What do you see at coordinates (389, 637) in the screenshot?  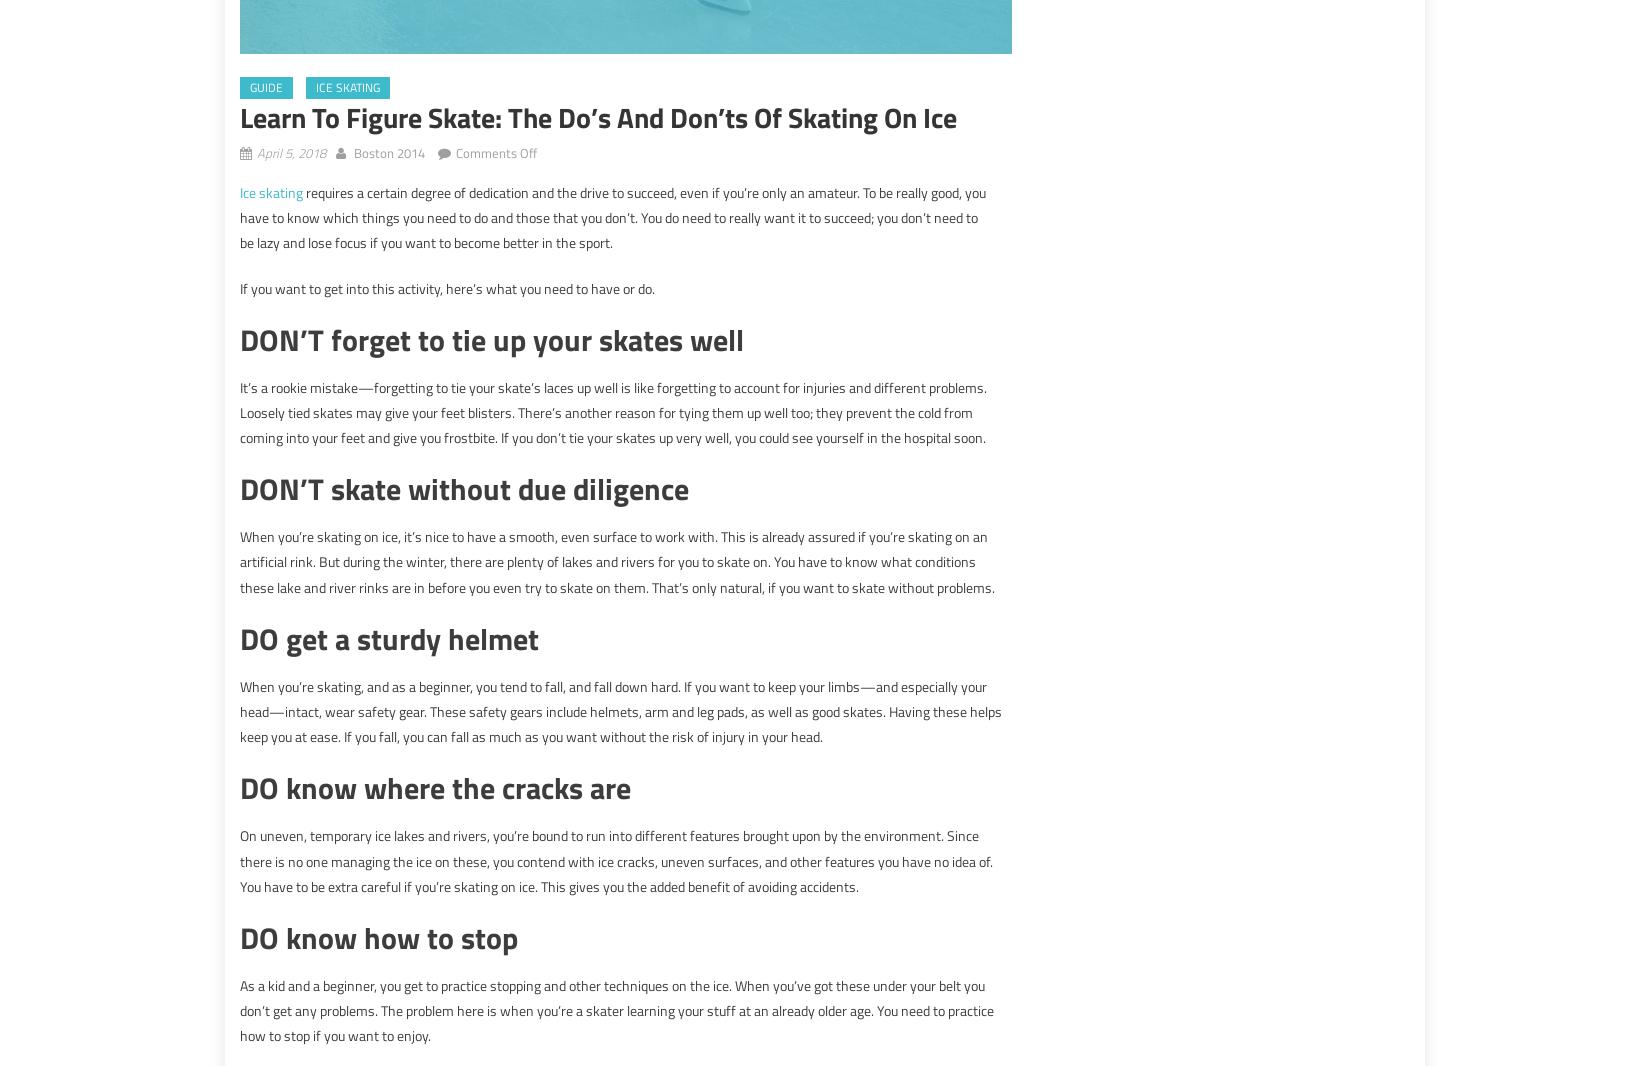 I see `'DO get a sturdy helmet'` at bounding box center [389, 637].